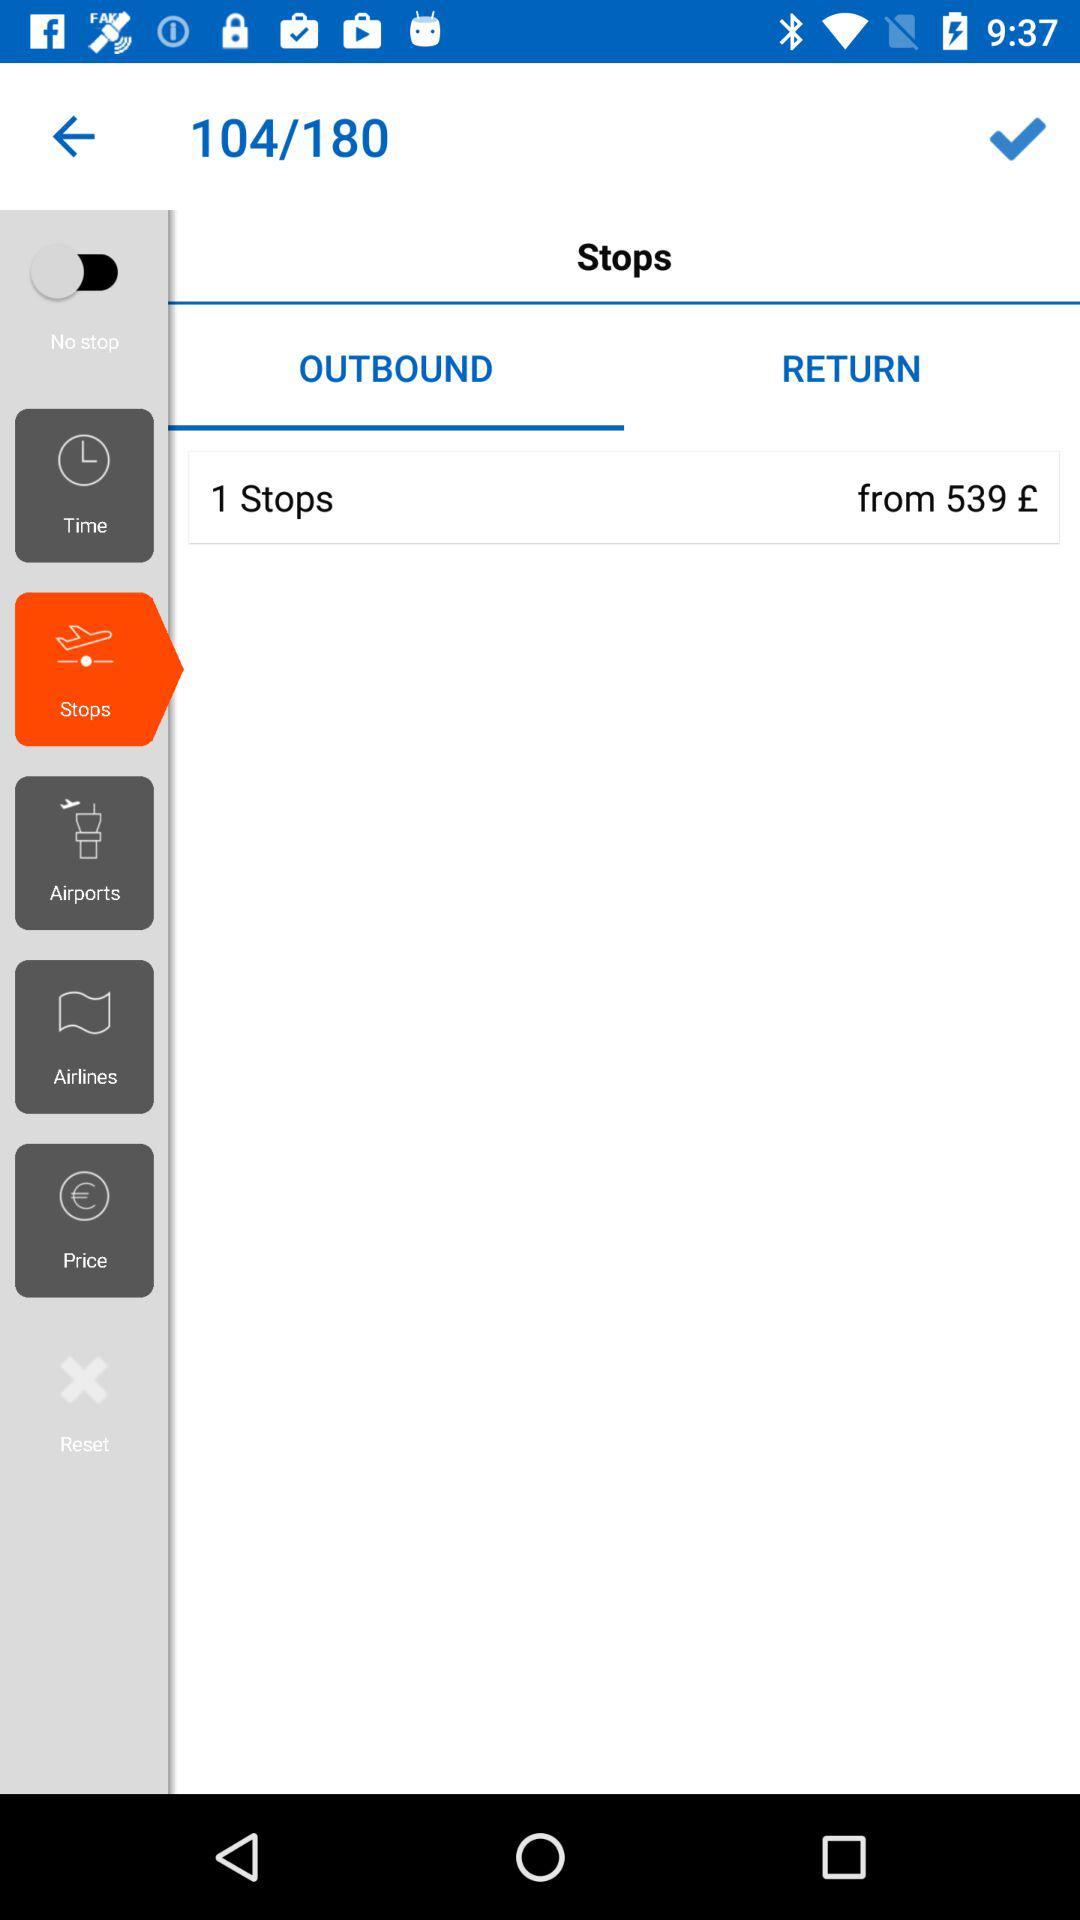 This screenshot has height=1920, width=1080. I want to click on icon next to stops, so click(72, 135).